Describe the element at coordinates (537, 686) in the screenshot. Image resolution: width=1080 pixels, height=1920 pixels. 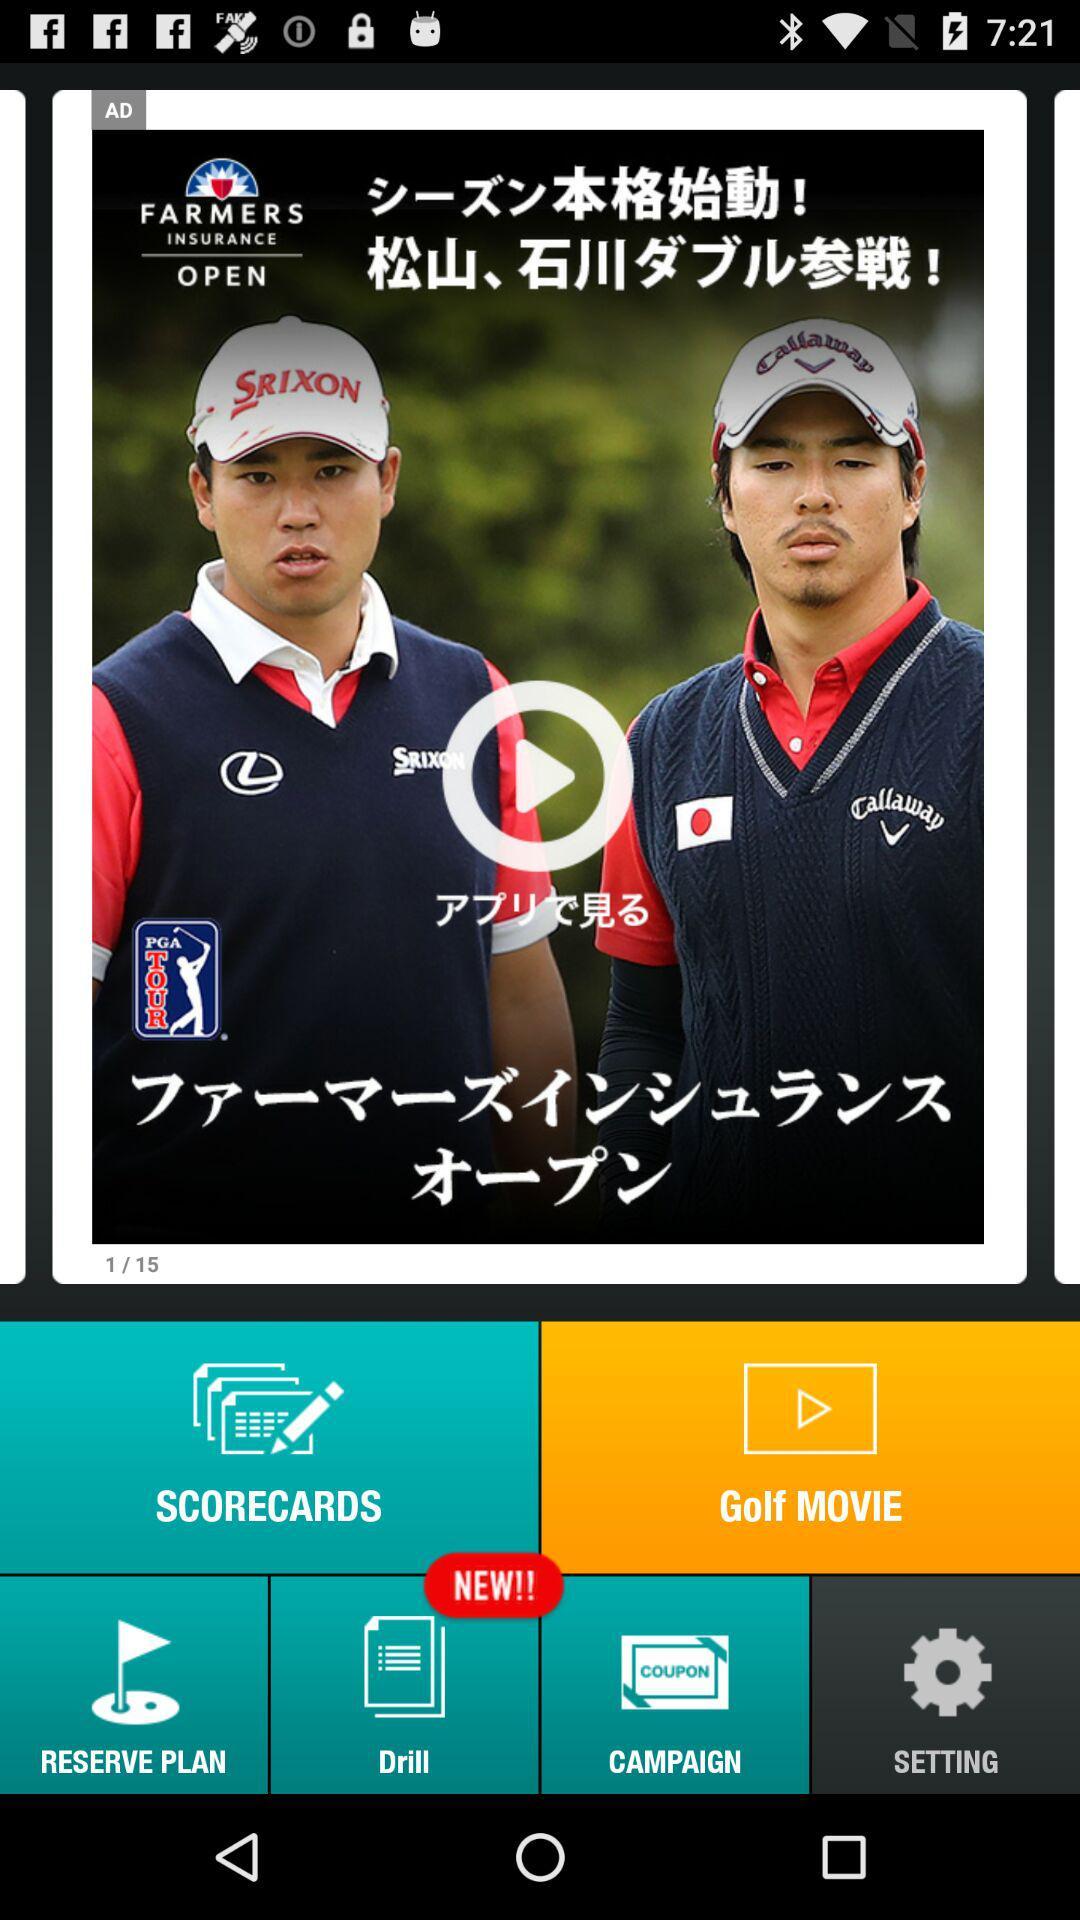
I see `video` at that location.